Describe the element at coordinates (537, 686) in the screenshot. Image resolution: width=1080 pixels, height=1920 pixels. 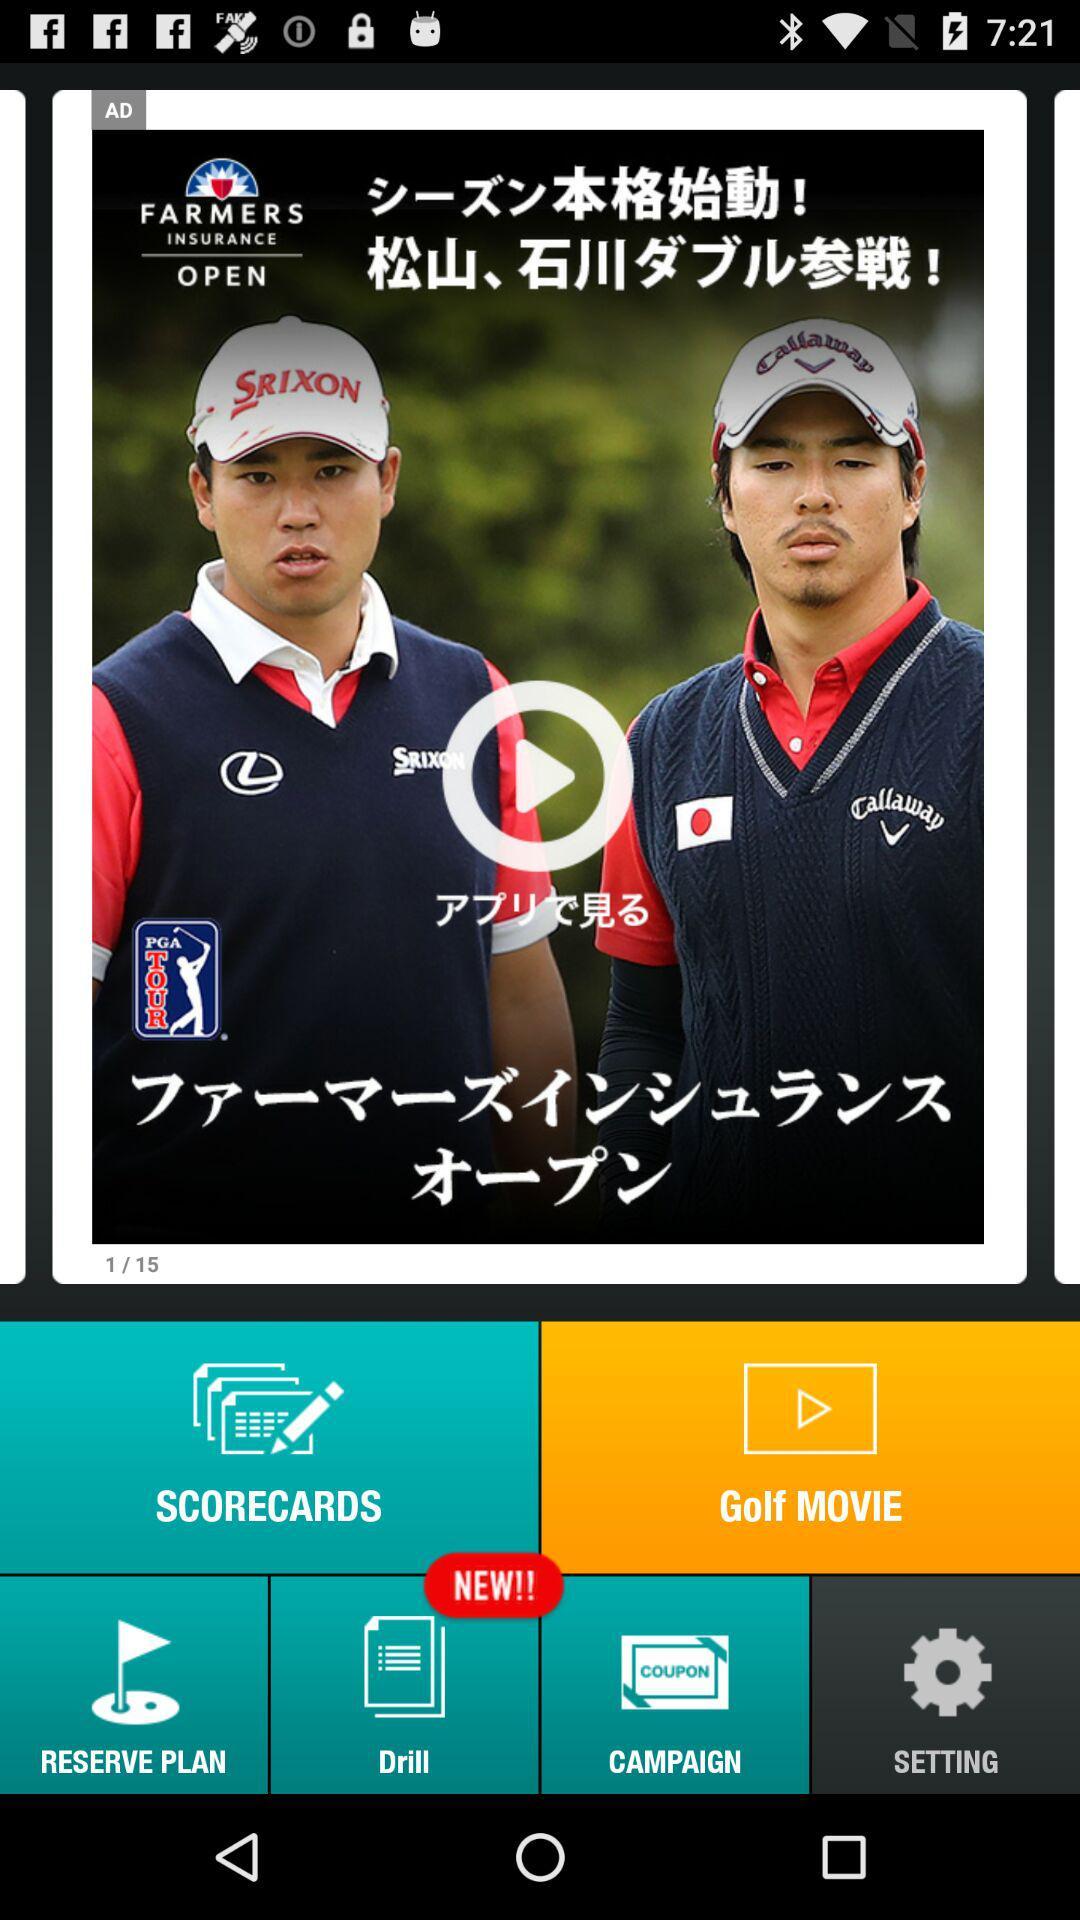
I see `video` at that location.